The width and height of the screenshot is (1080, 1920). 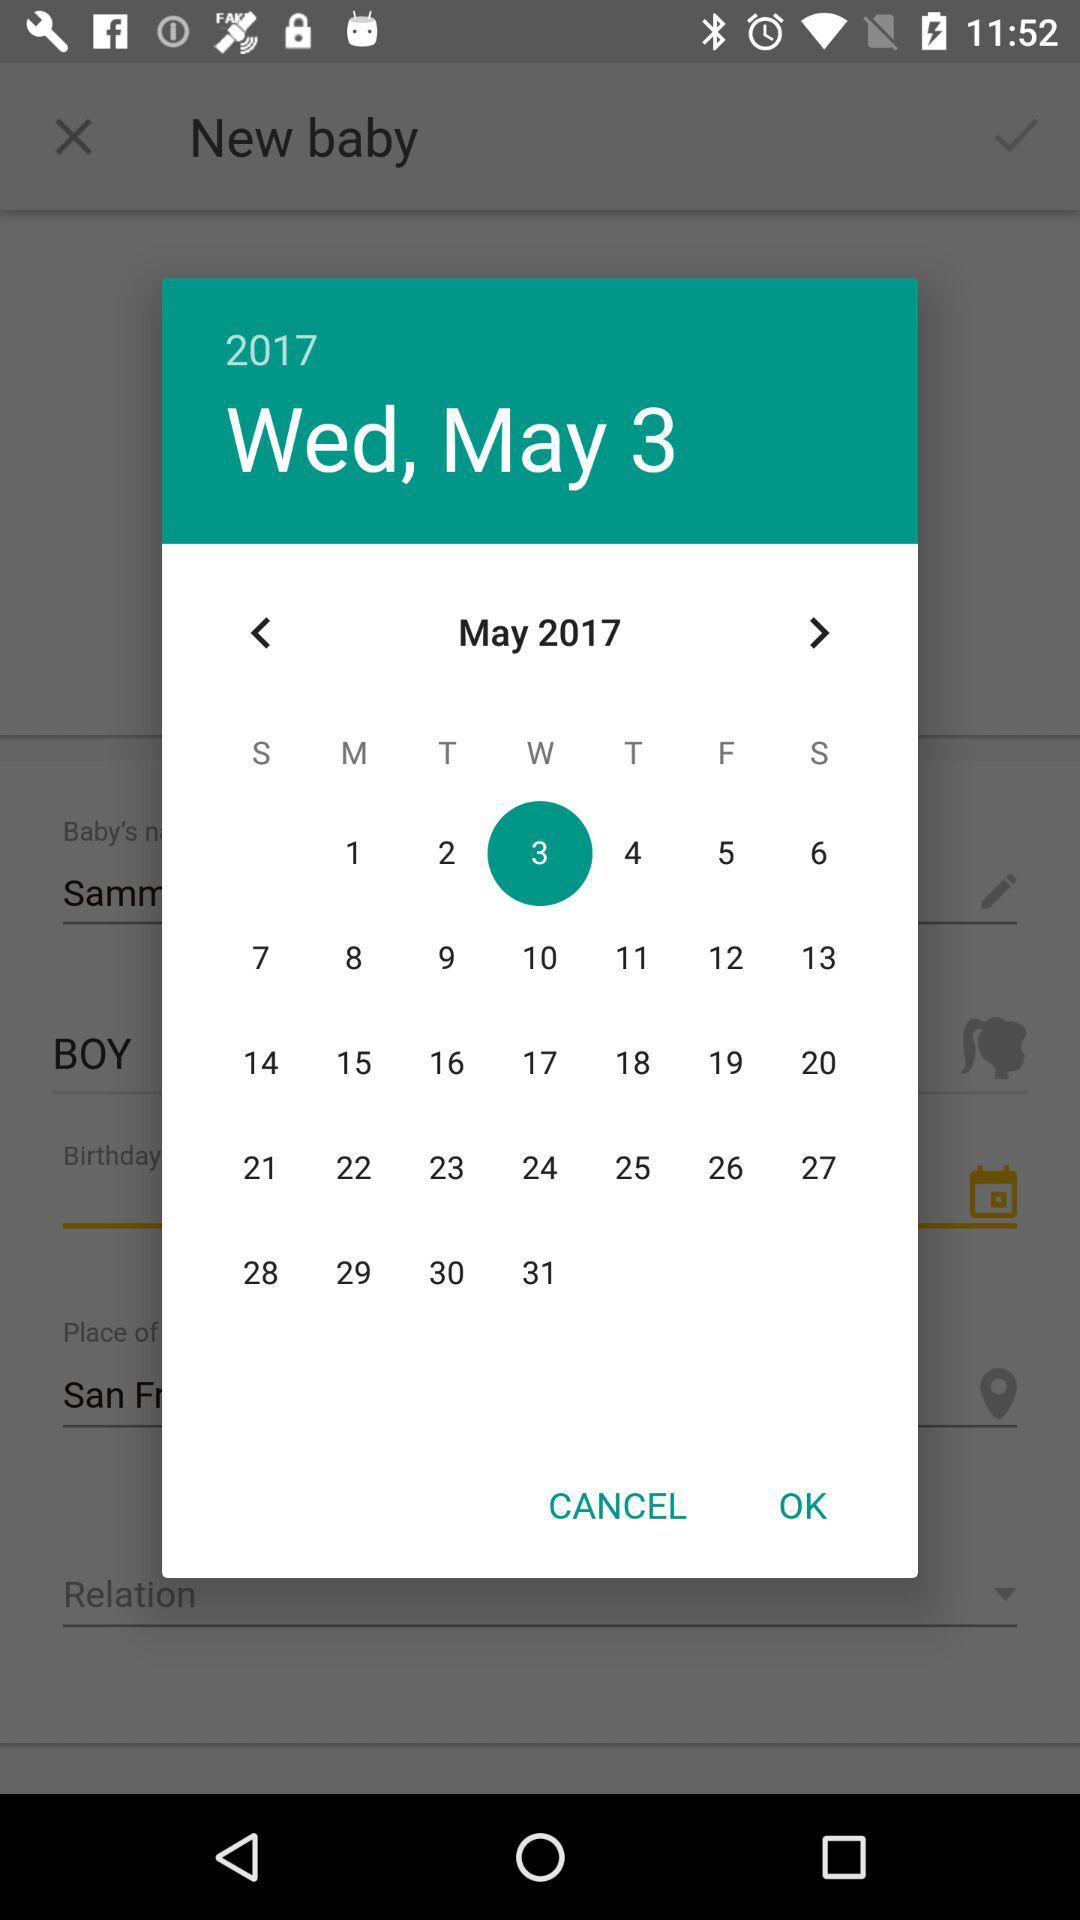 I want to click on icon next to the cancel item, so click(x=801, y=1504).